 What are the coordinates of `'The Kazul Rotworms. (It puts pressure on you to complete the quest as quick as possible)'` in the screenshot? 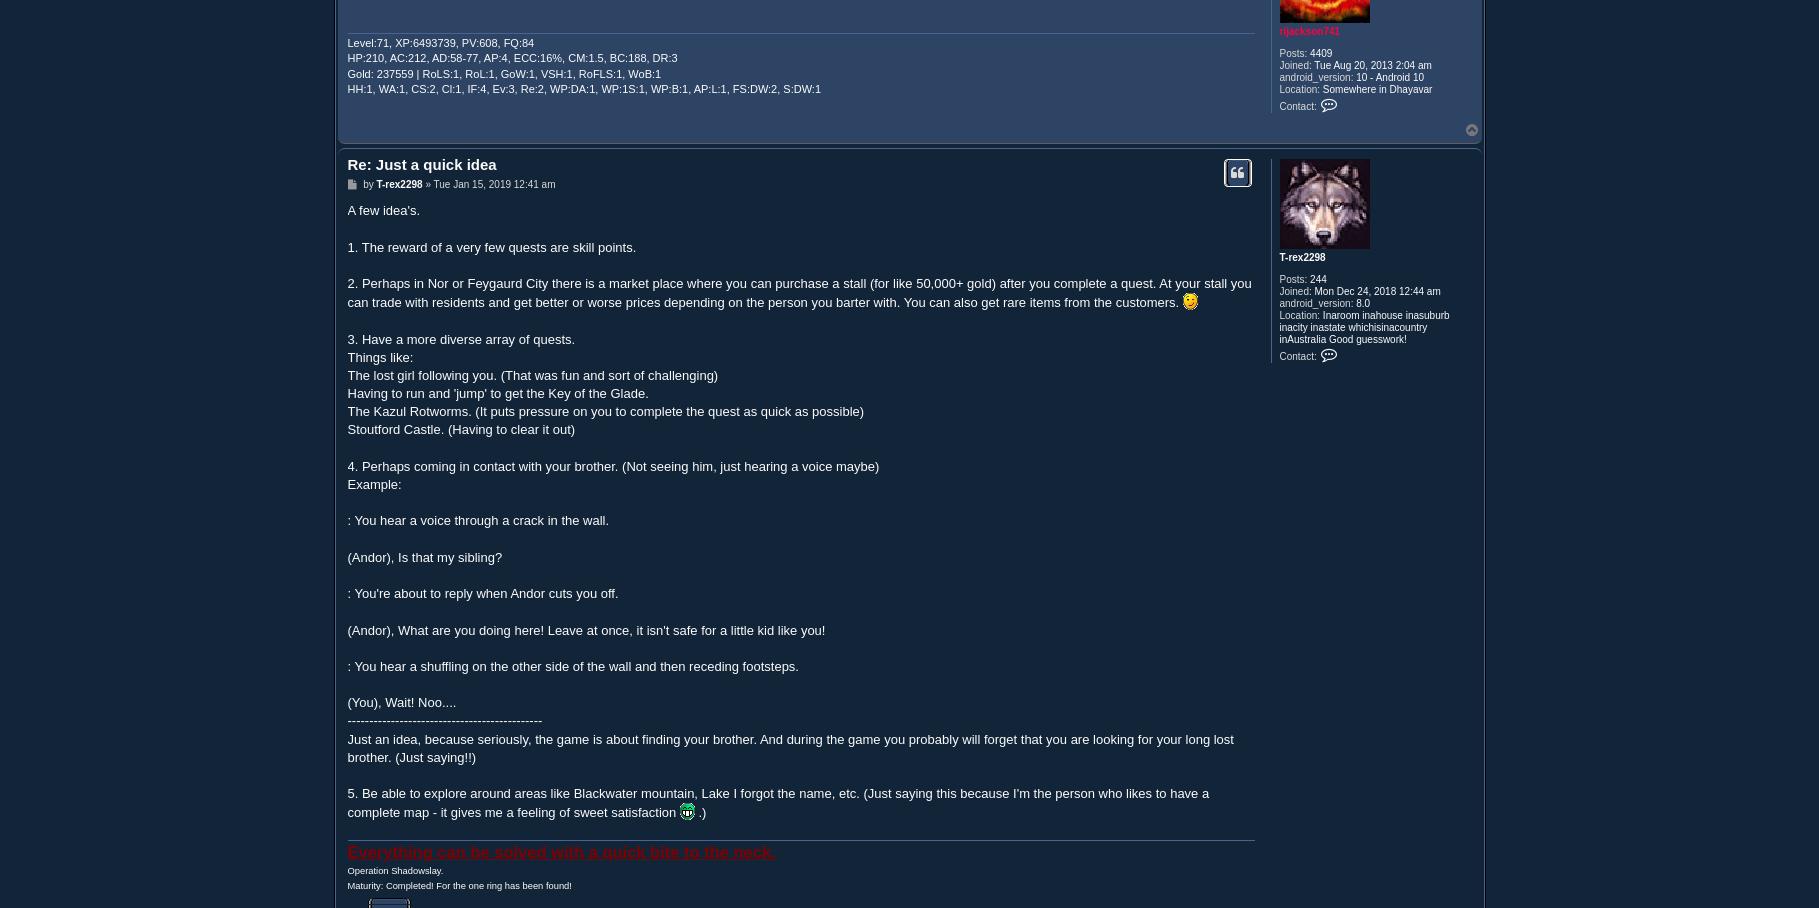 It's located at (605, 410).